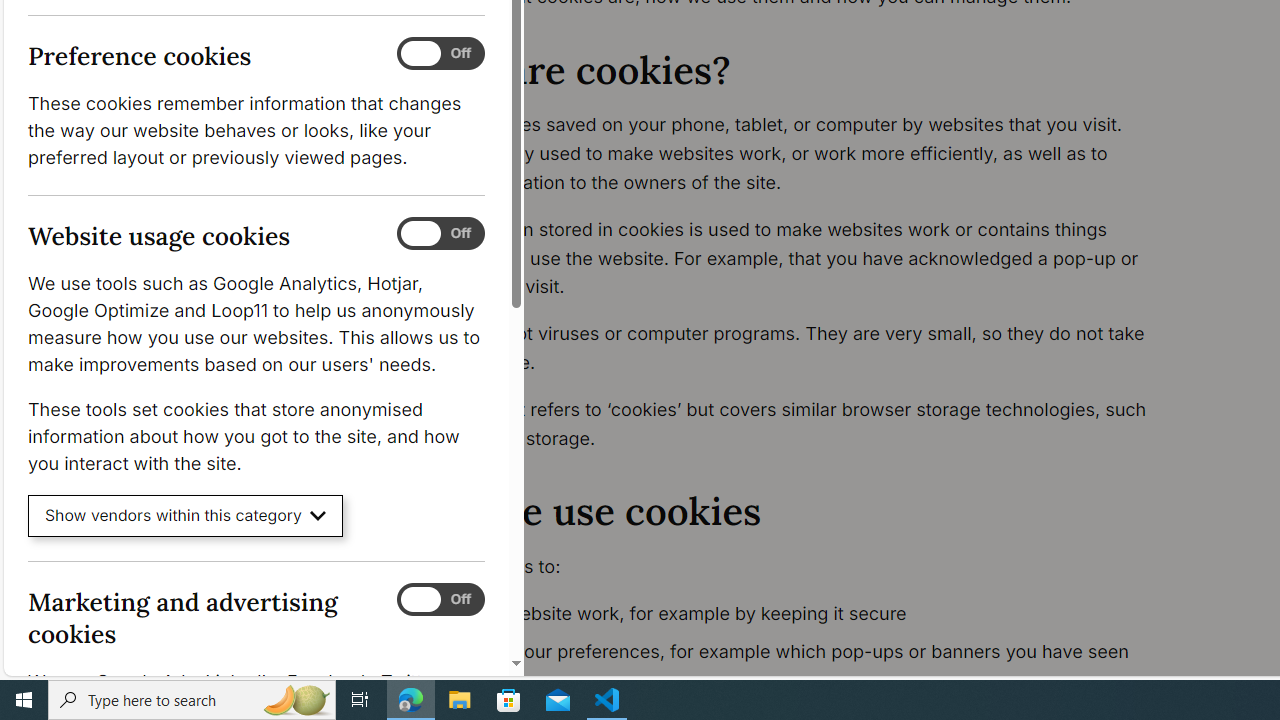 The height and width of the screenshot is (720, 1280). Describe the element at coordinates (185, 515) in the screenshot. I see `'Show vendors within this category'` at that location.